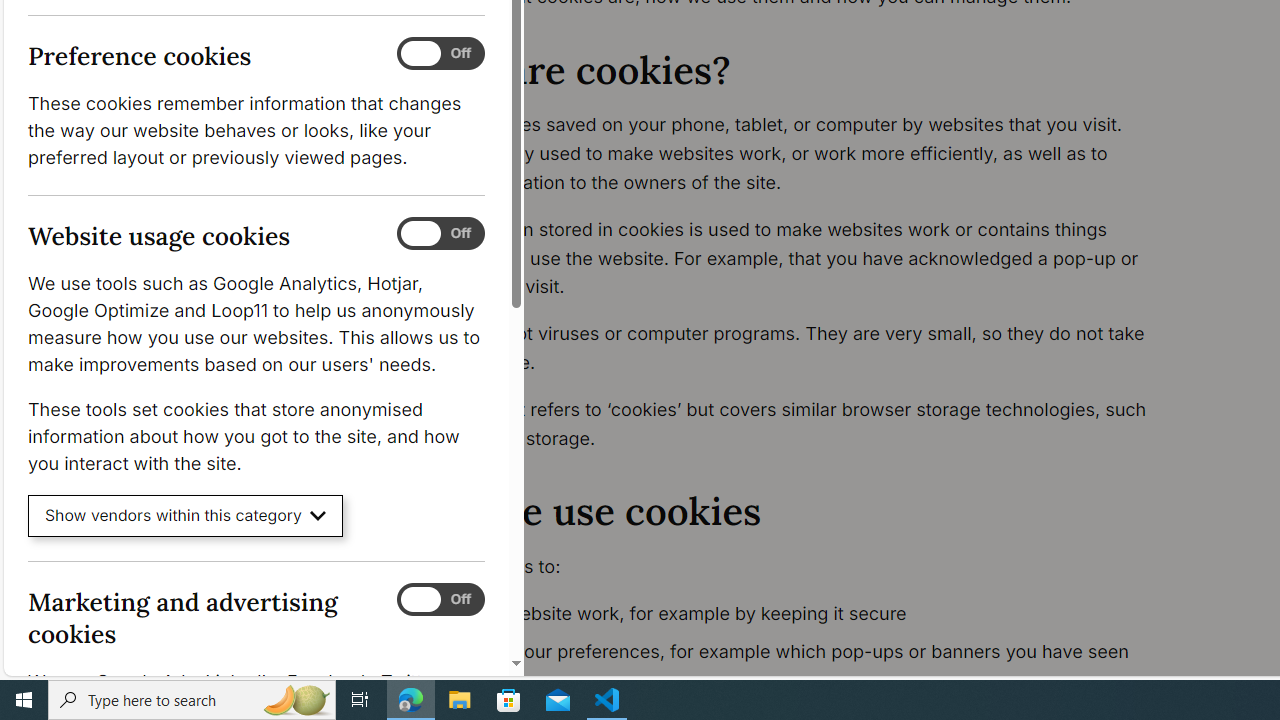 The height and width of the screenshot is (720, 1280). Describe the element at coordinates (185, 515) in the screenshot. I see `'Show vendors within this category'` at that location.